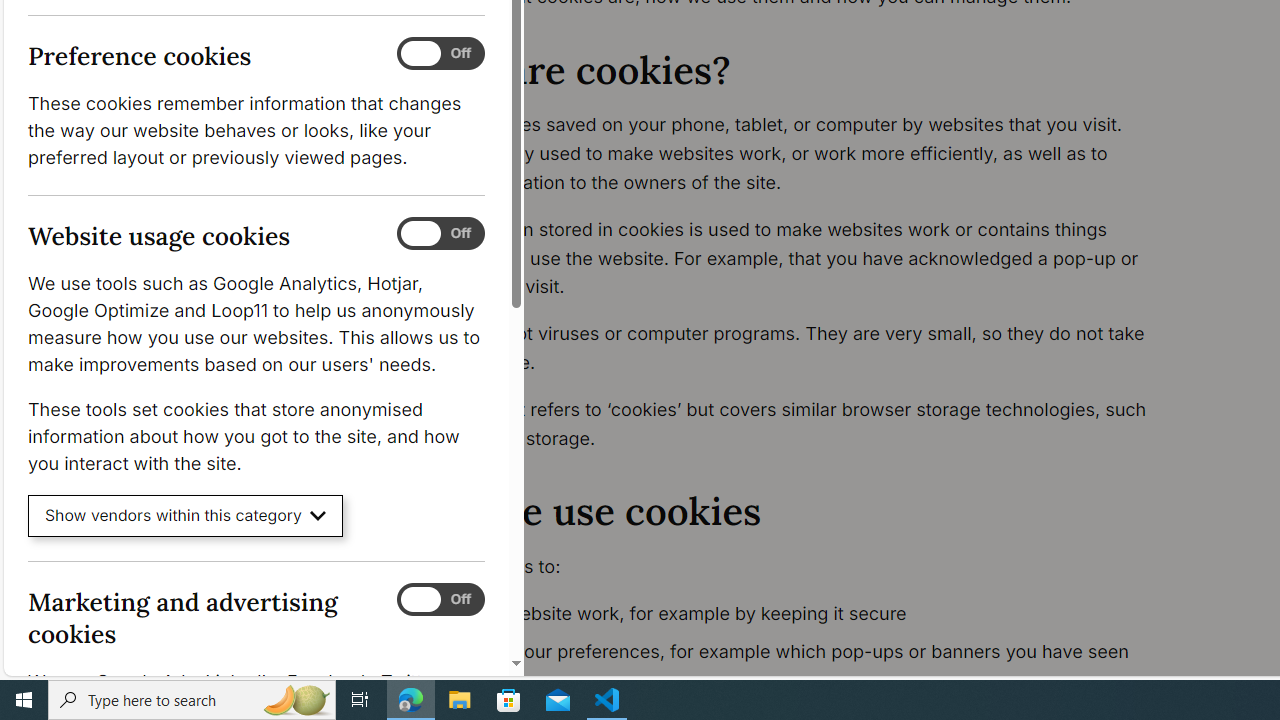 The height and width of the screenshot is (720, 1280). Describe the element at coordinates (185, 515) in the screenshot. I see `'Show vendors within this category'` at that location.